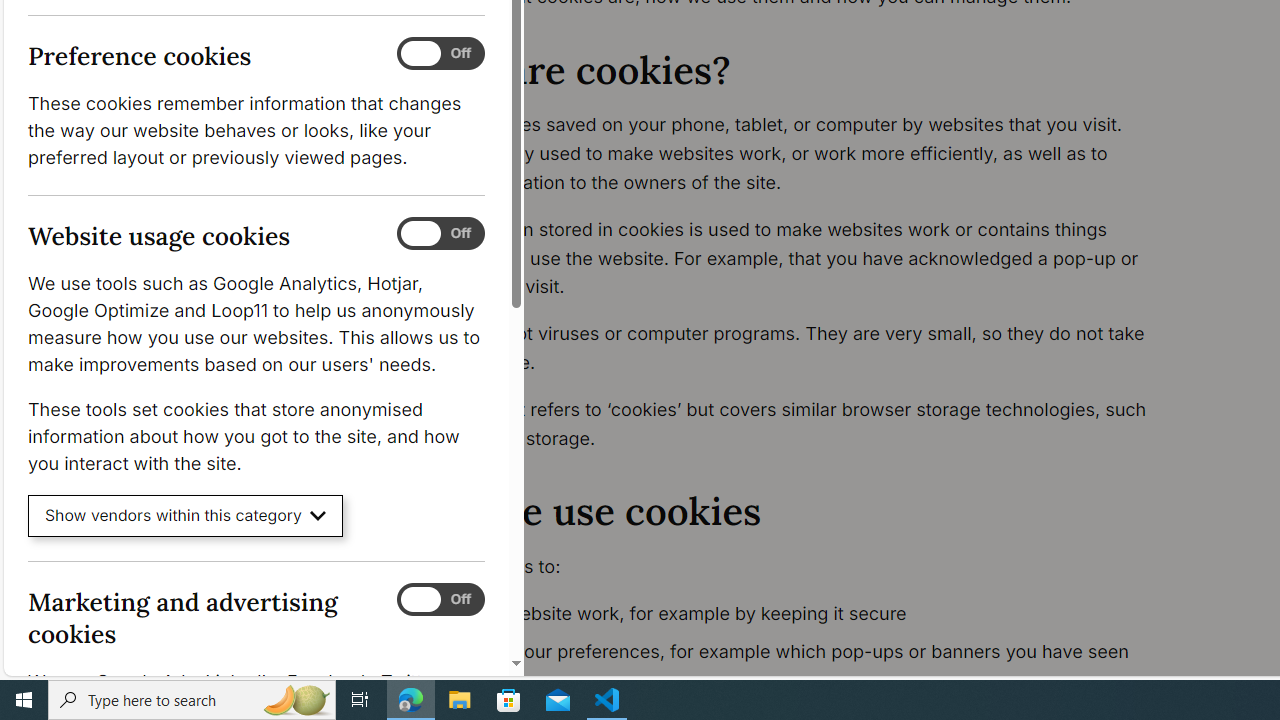 The height and width of the screenshot is (720, 1280). Describe the element at coordinates (185, 515) in the screenshot. I see `'Show vendors within this category'` at that location.